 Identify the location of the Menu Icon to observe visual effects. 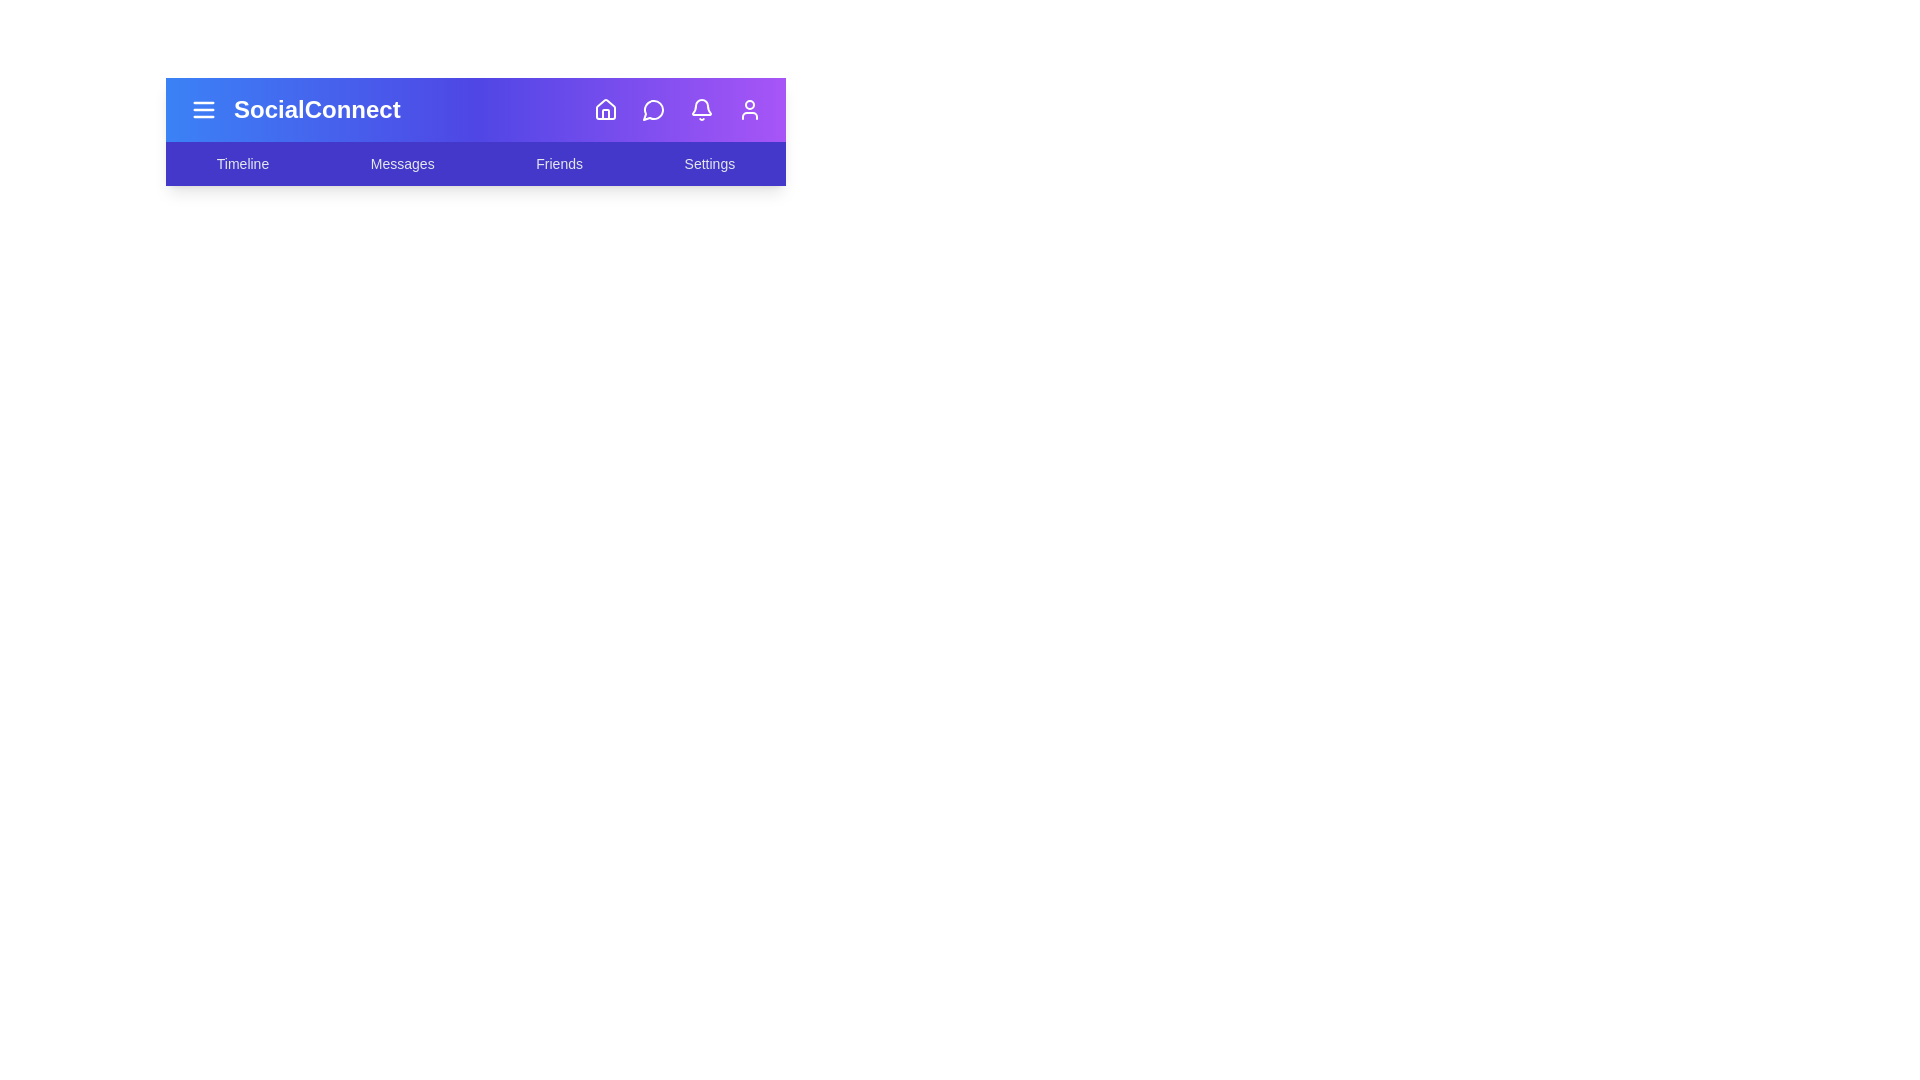
(203, 110).